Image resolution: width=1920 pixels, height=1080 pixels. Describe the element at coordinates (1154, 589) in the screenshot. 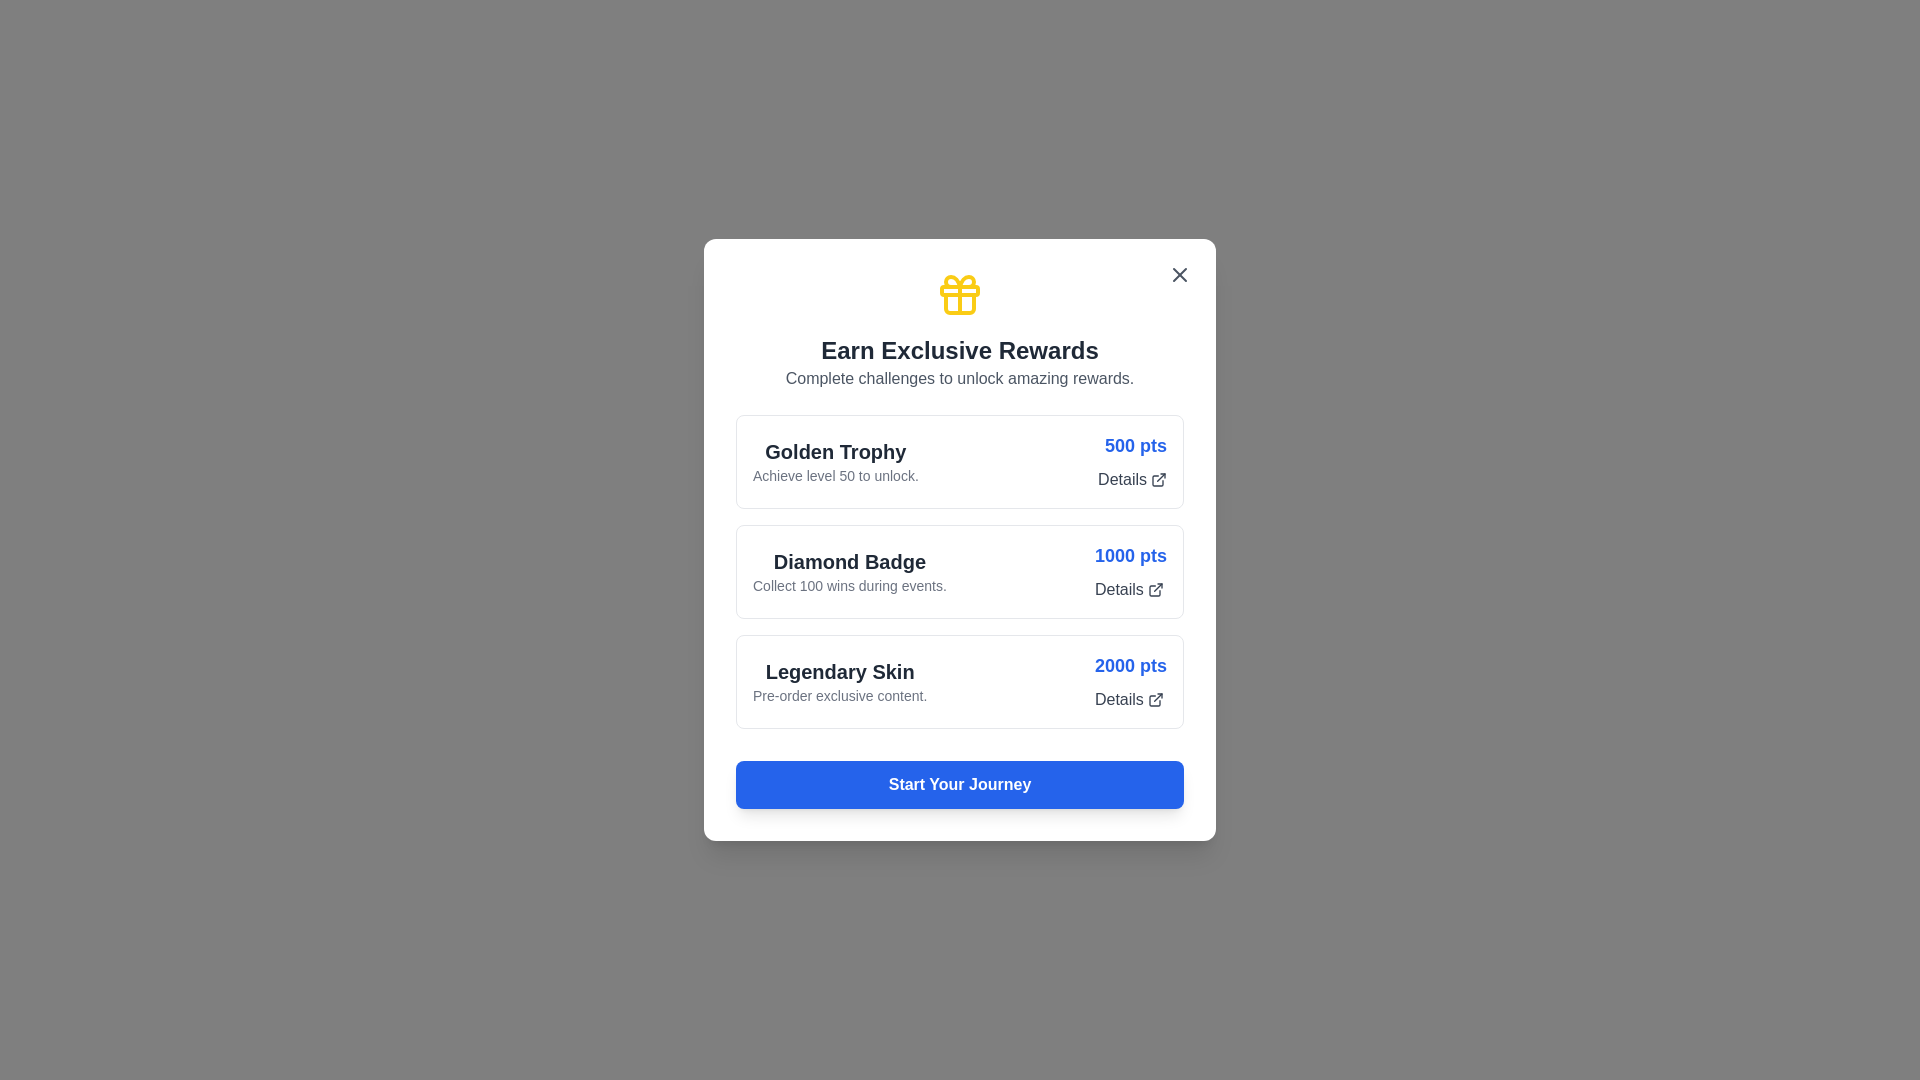

I see `the graphic icon styled in an outline format, resembling a box with curved edges and a truncated corner, located in the bottom-right of the text 'Details' in the 'Diamond Badge' entry` at that location.